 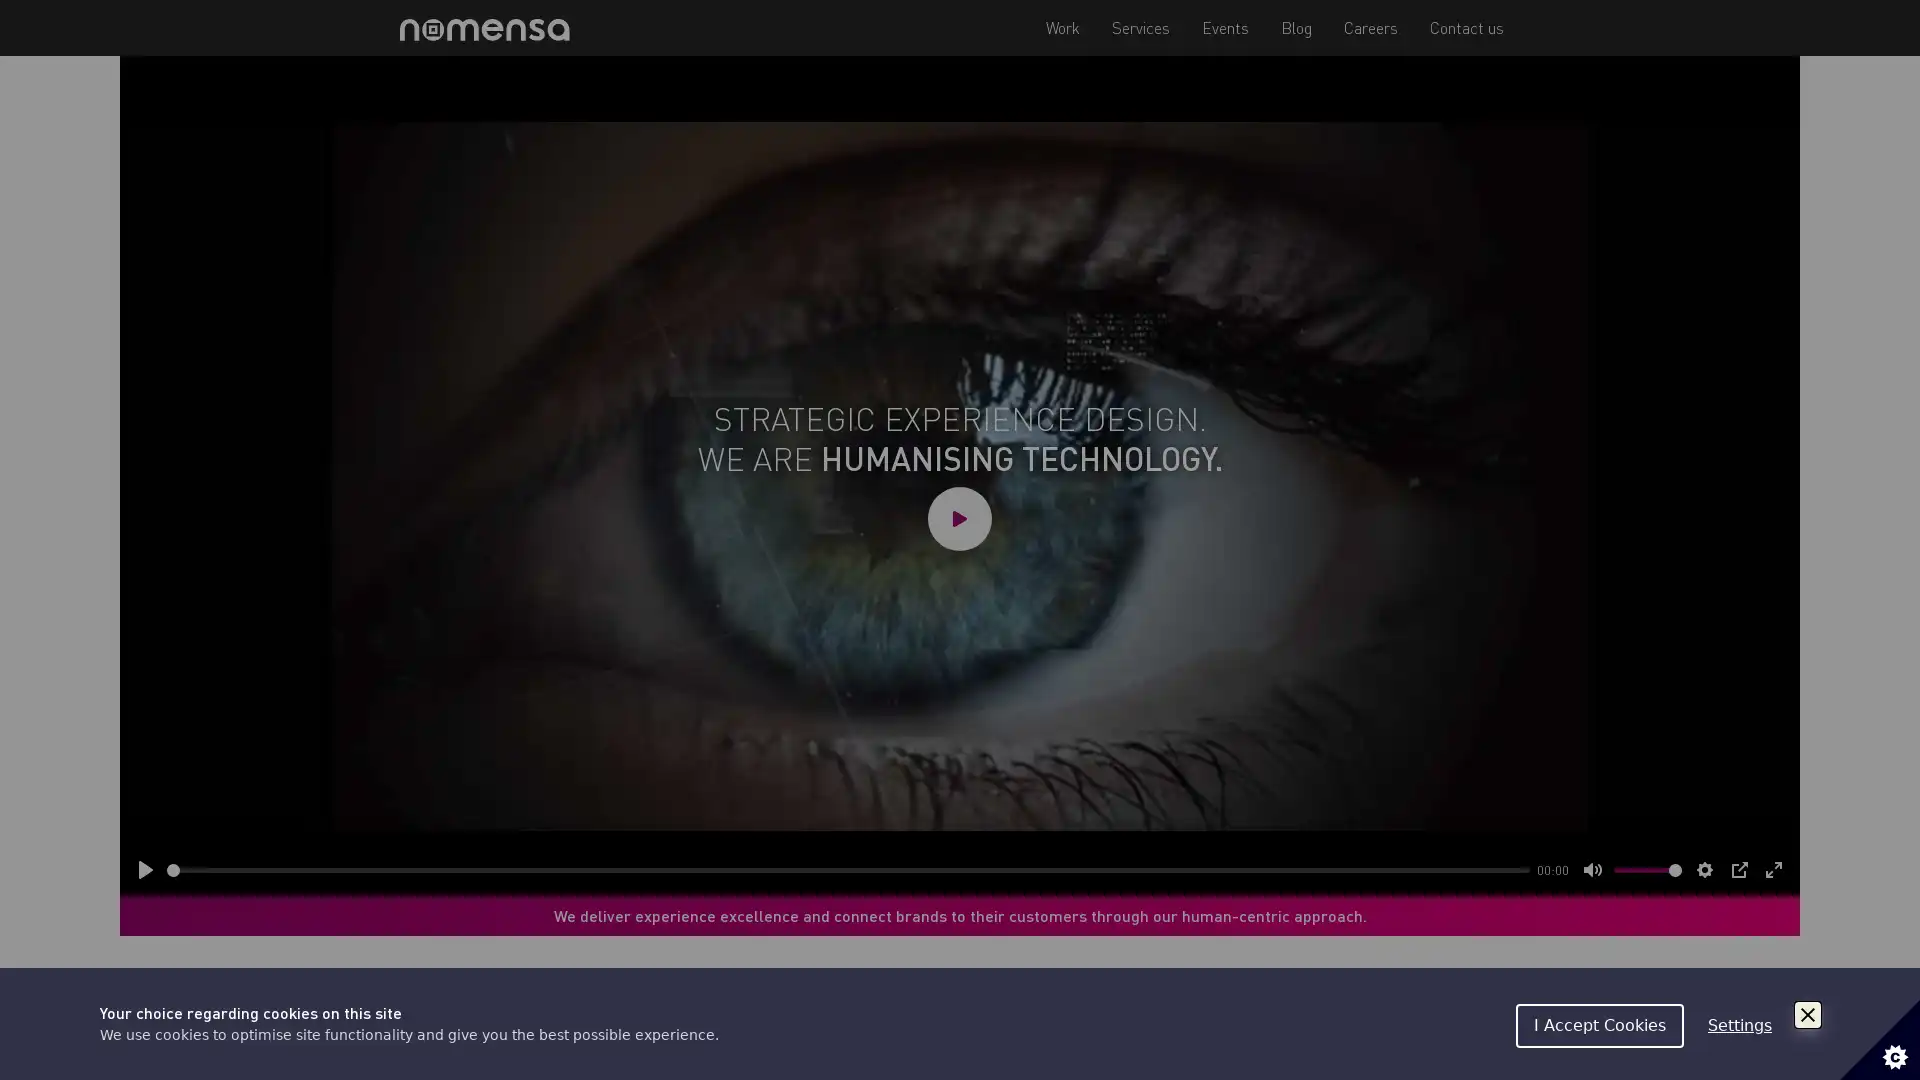 I want to click on Play, so click(x=144, y=869).